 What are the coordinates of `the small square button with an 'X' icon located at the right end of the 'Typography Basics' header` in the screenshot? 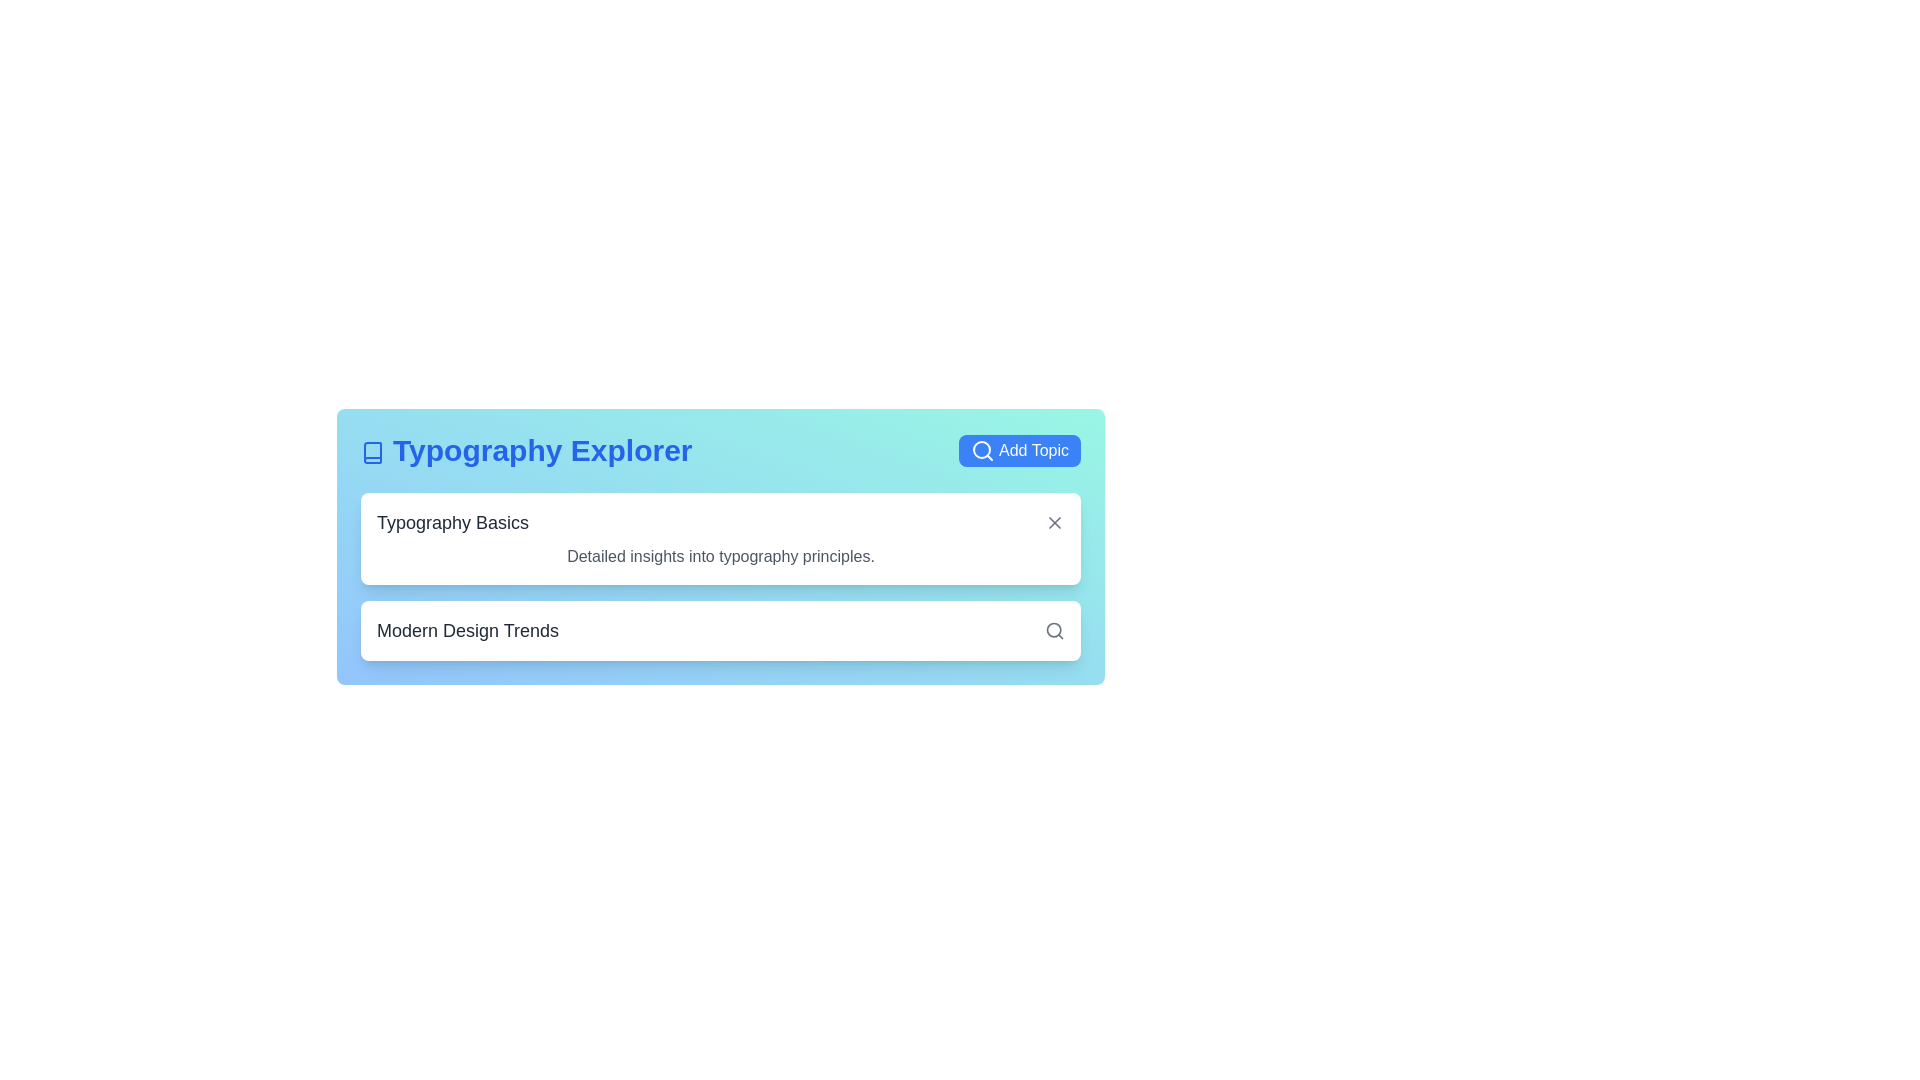 It's located at (1054, 522).